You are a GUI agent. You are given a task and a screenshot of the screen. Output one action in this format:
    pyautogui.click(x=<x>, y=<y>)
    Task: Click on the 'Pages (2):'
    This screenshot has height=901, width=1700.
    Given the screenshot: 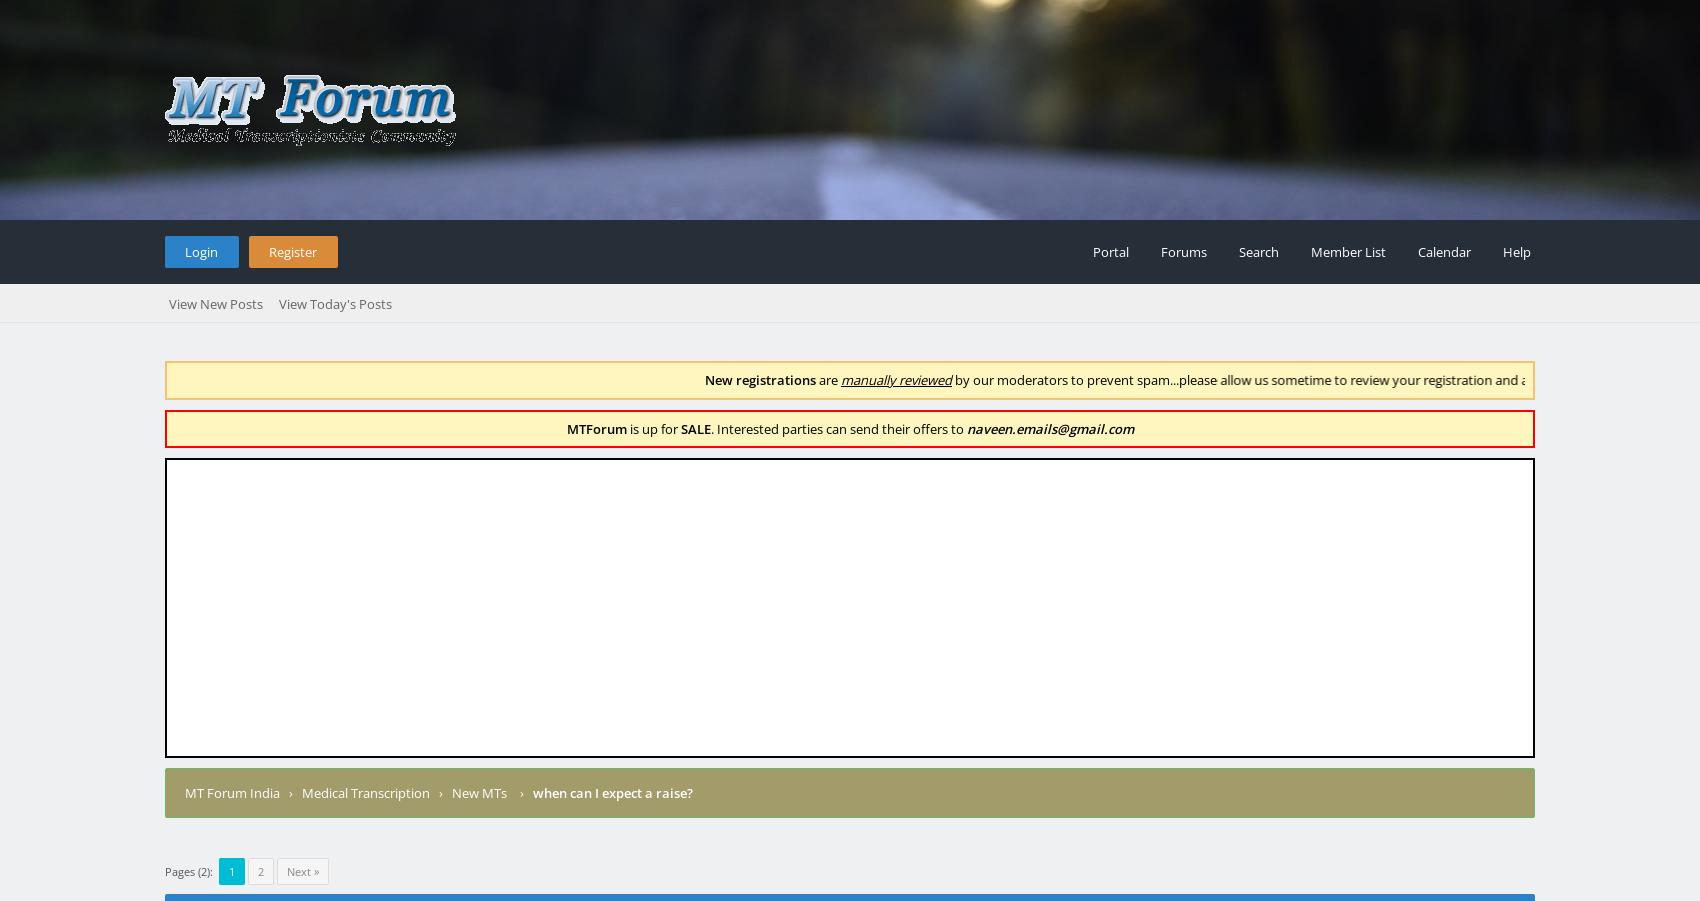 What is the action you would take?
    pyautogui.click(x=188, y=870)
    